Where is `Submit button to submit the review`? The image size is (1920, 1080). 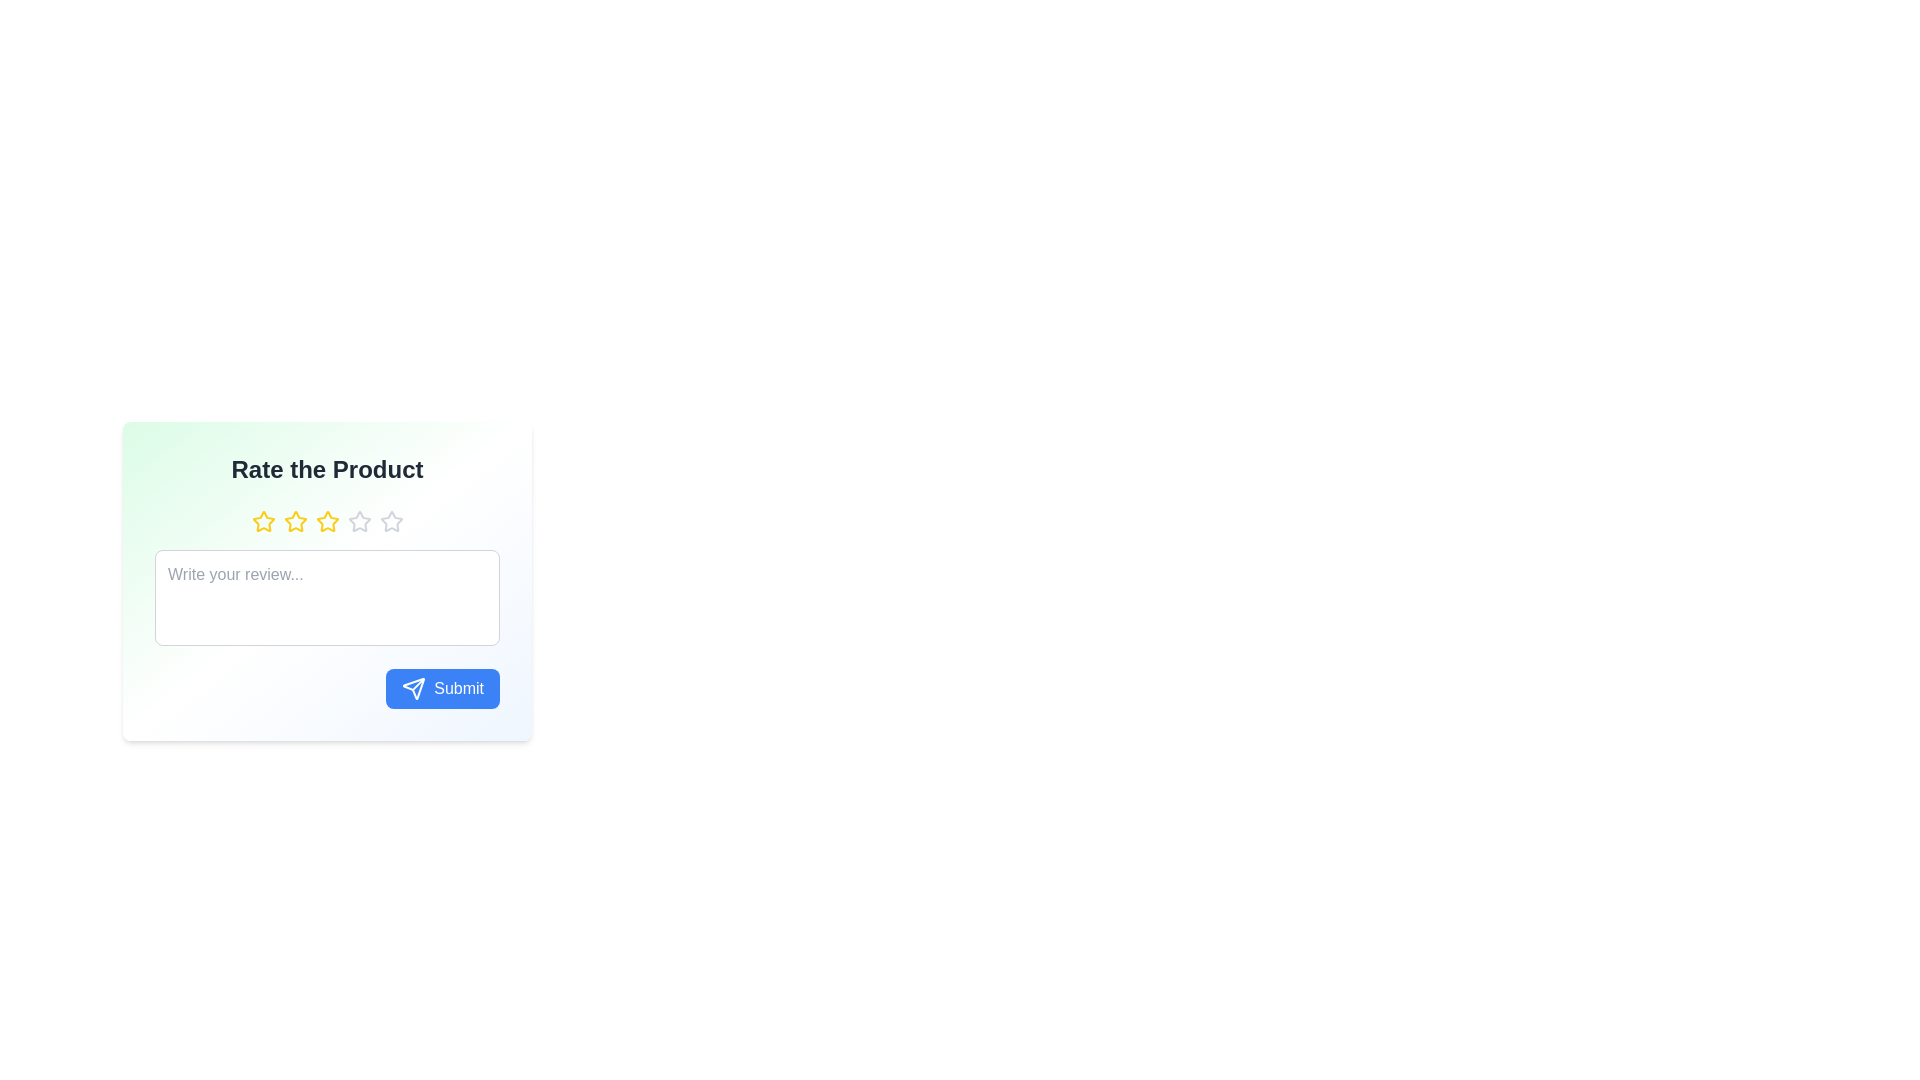 Submit button to submit the review is located at coordinates (441, 688).